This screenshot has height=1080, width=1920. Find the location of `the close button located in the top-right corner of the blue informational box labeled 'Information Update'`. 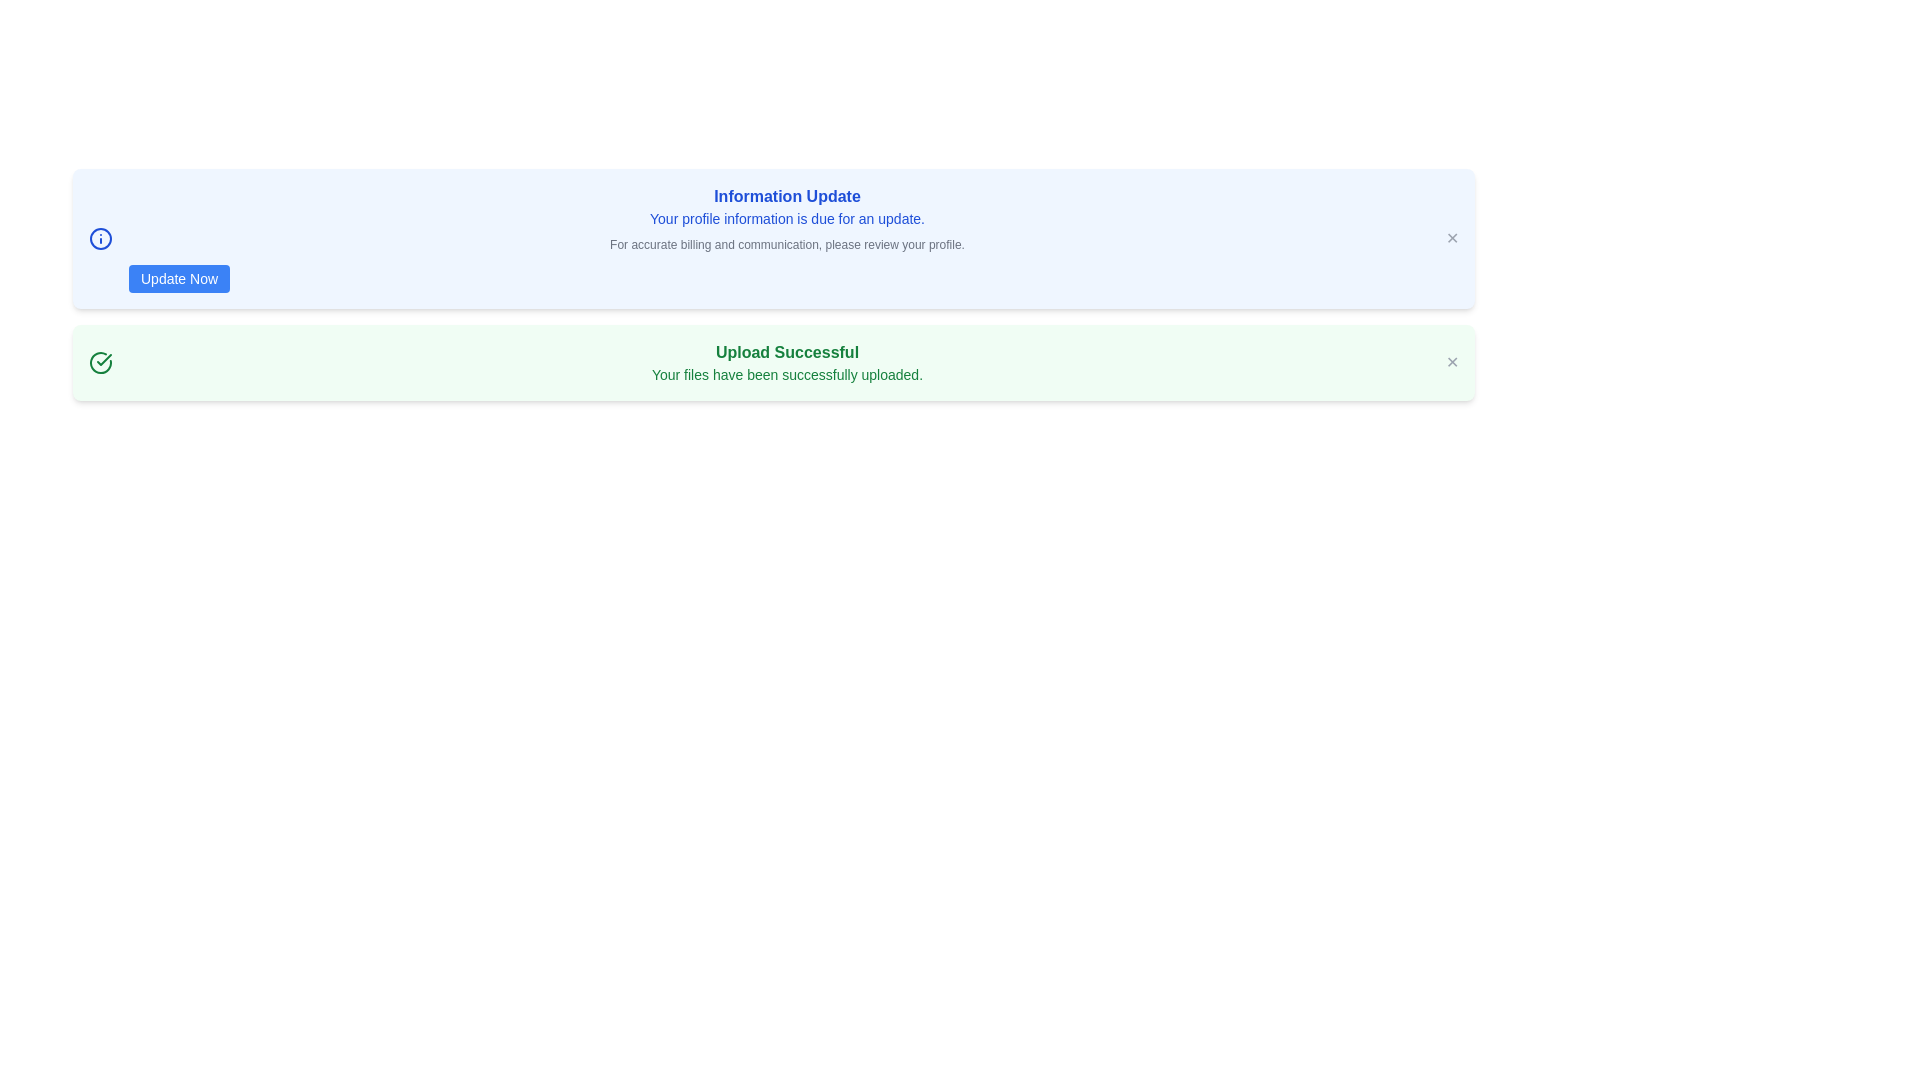

the close button located in the top-right corner of the blue informational box labeled 'Information Update' is located at coordinates (1452, 238).